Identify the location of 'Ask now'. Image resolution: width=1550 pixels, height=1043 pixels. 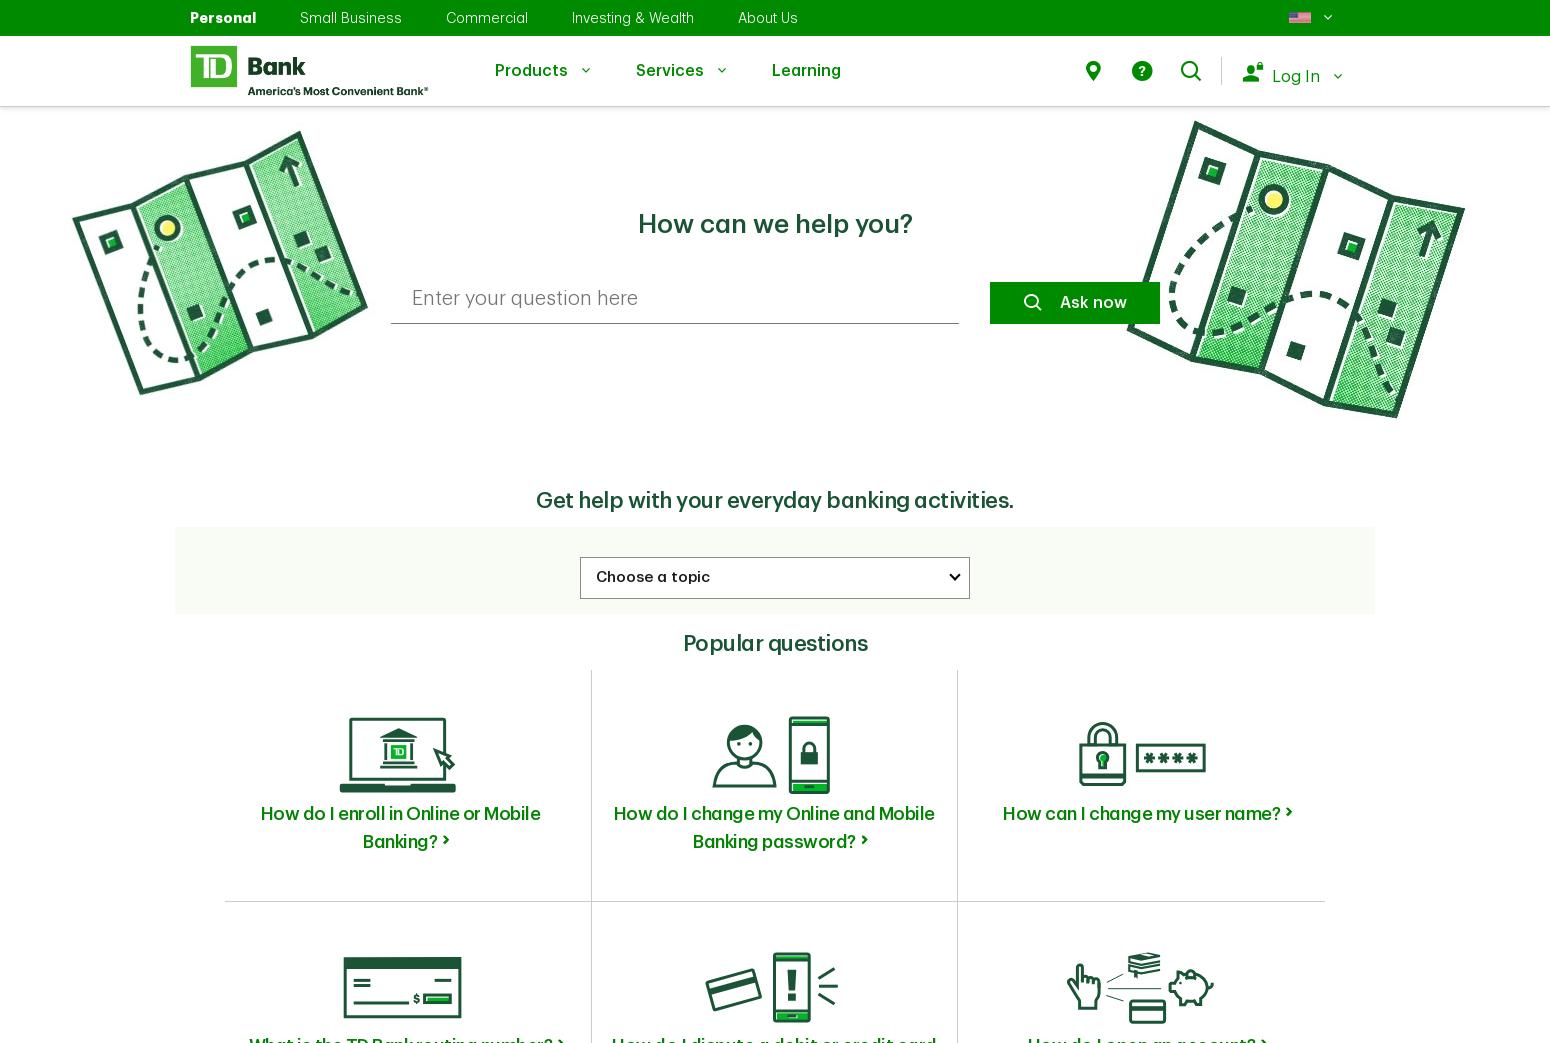
(1091, 301).